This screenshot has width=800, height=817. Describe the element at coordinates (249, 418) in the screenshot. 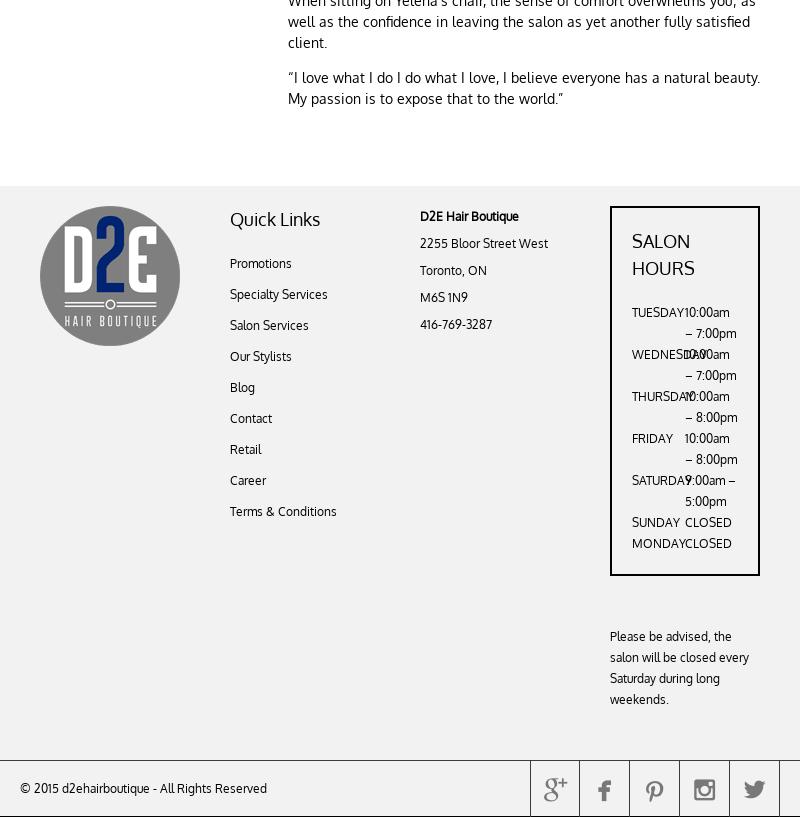

I see `'Contact'` at that location.